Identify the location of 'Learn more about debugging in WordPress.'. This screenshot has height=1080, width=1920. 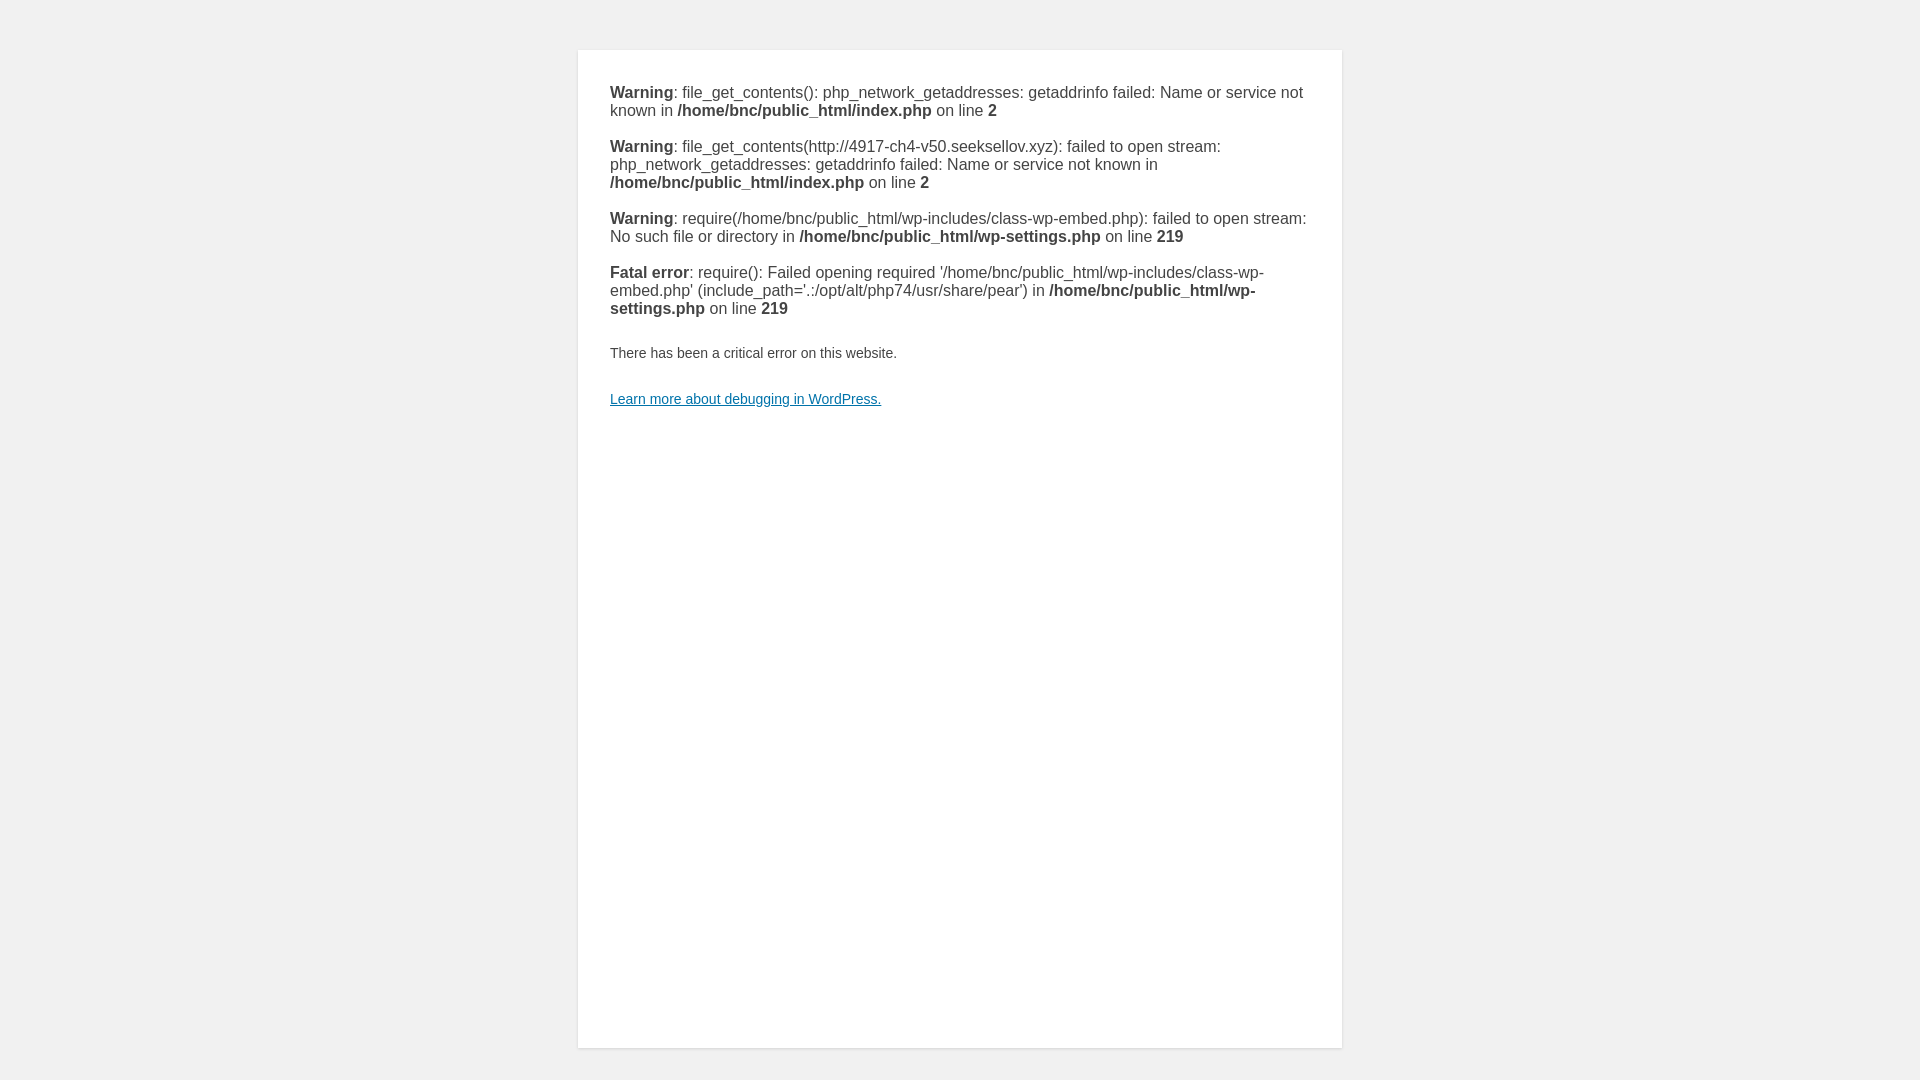
(608, 398).